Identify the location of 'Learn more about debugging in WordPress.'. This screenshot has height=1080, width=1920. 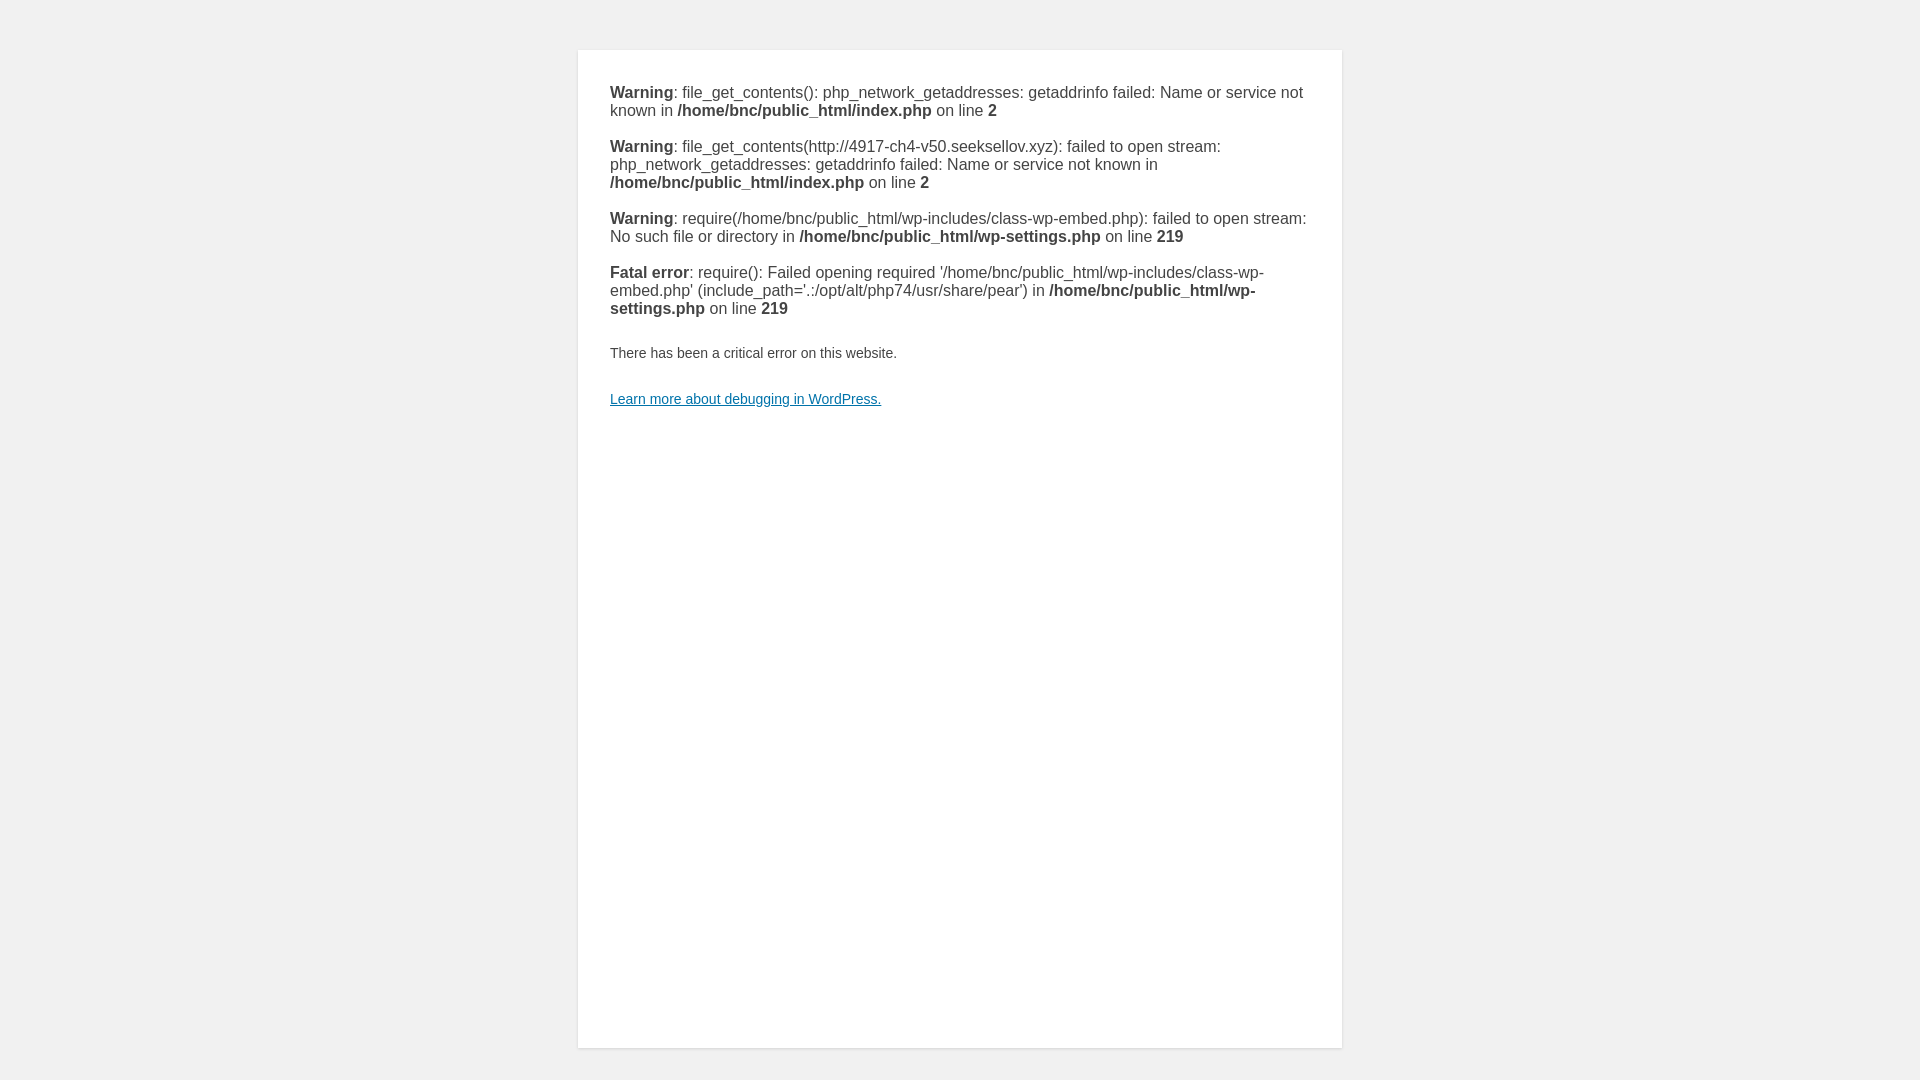
(608, 398).